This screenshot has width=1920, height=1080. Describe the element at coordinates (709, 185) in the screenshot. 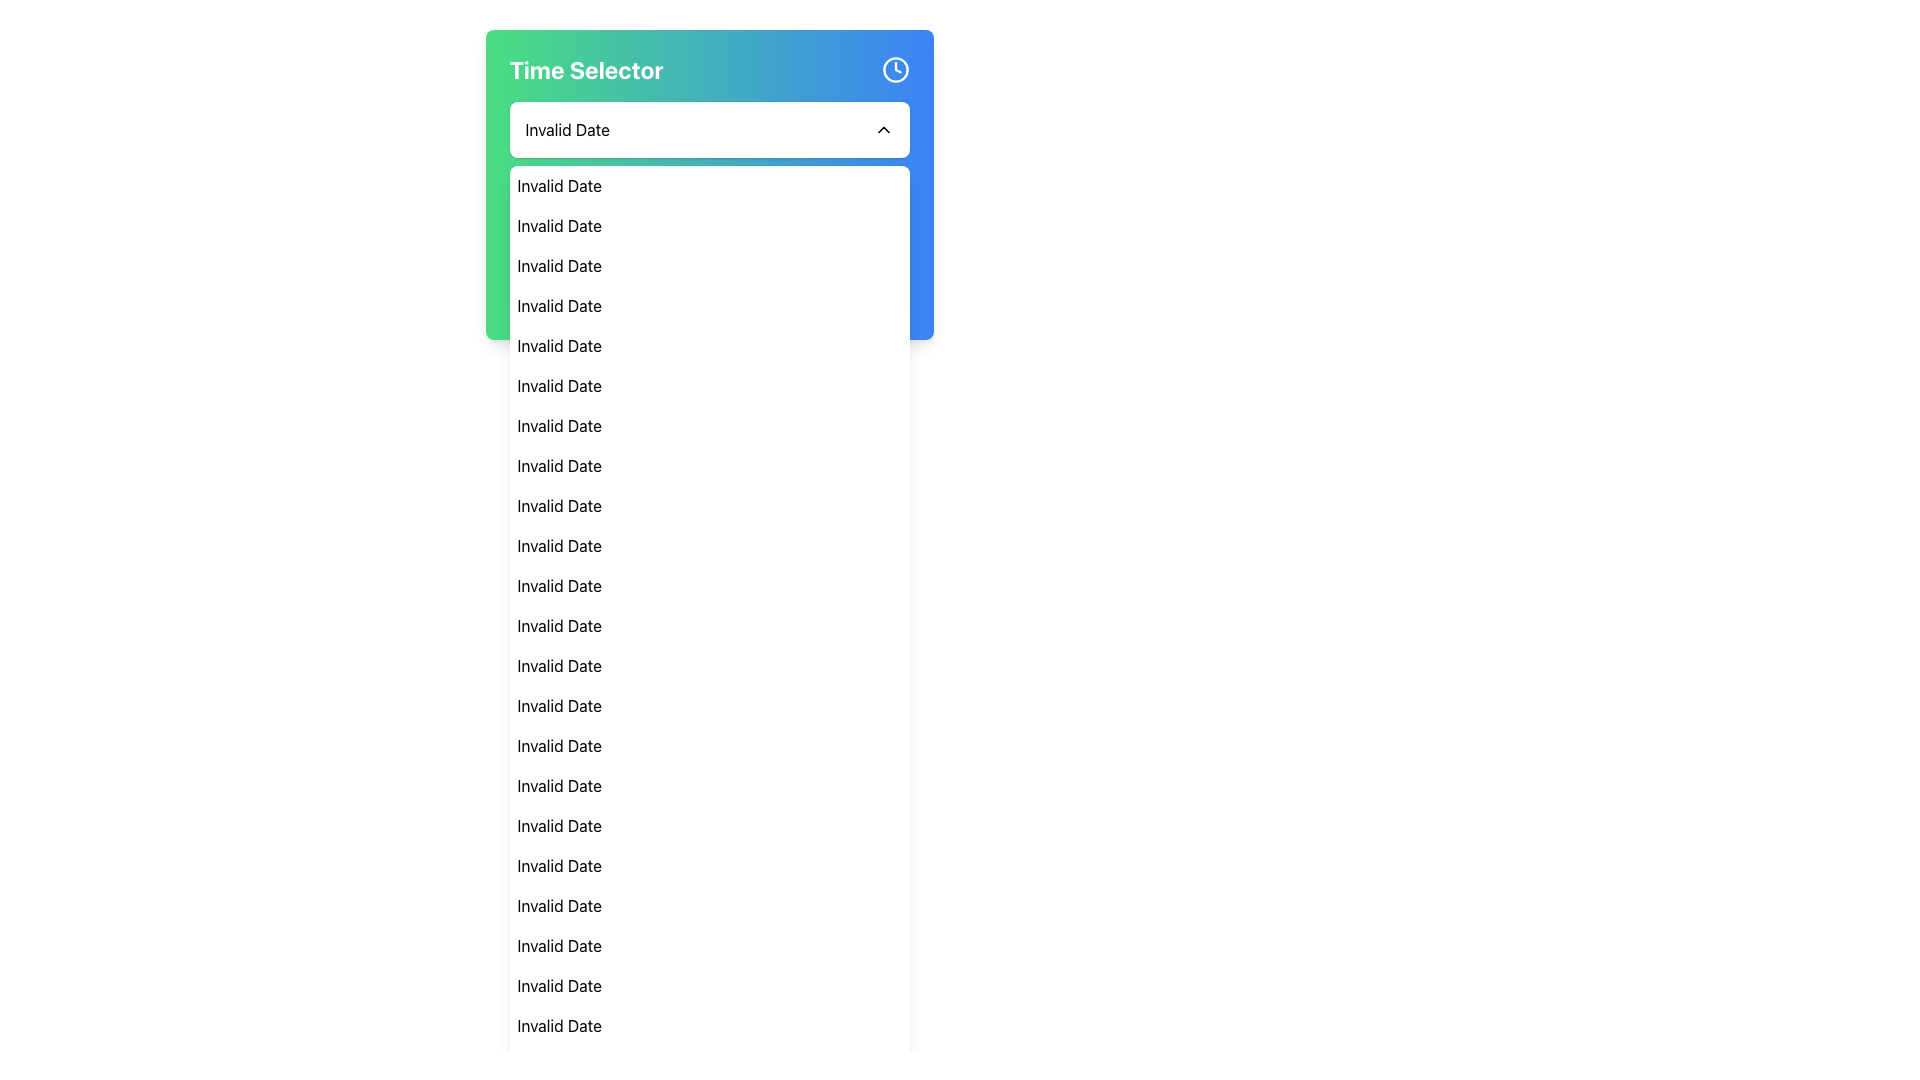

I see `the first item in the dropdown menu labeled 'Time Selector'` at that location.